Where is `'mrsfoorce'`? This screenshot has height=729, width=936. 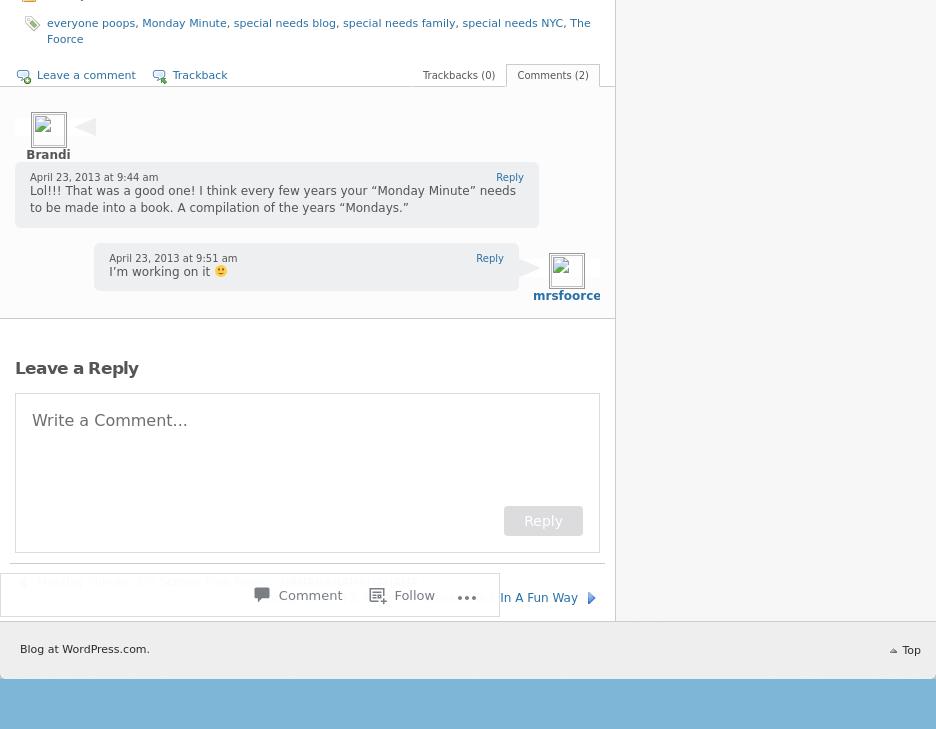 'mrsfoorce' is located at coordinates (532, 294).